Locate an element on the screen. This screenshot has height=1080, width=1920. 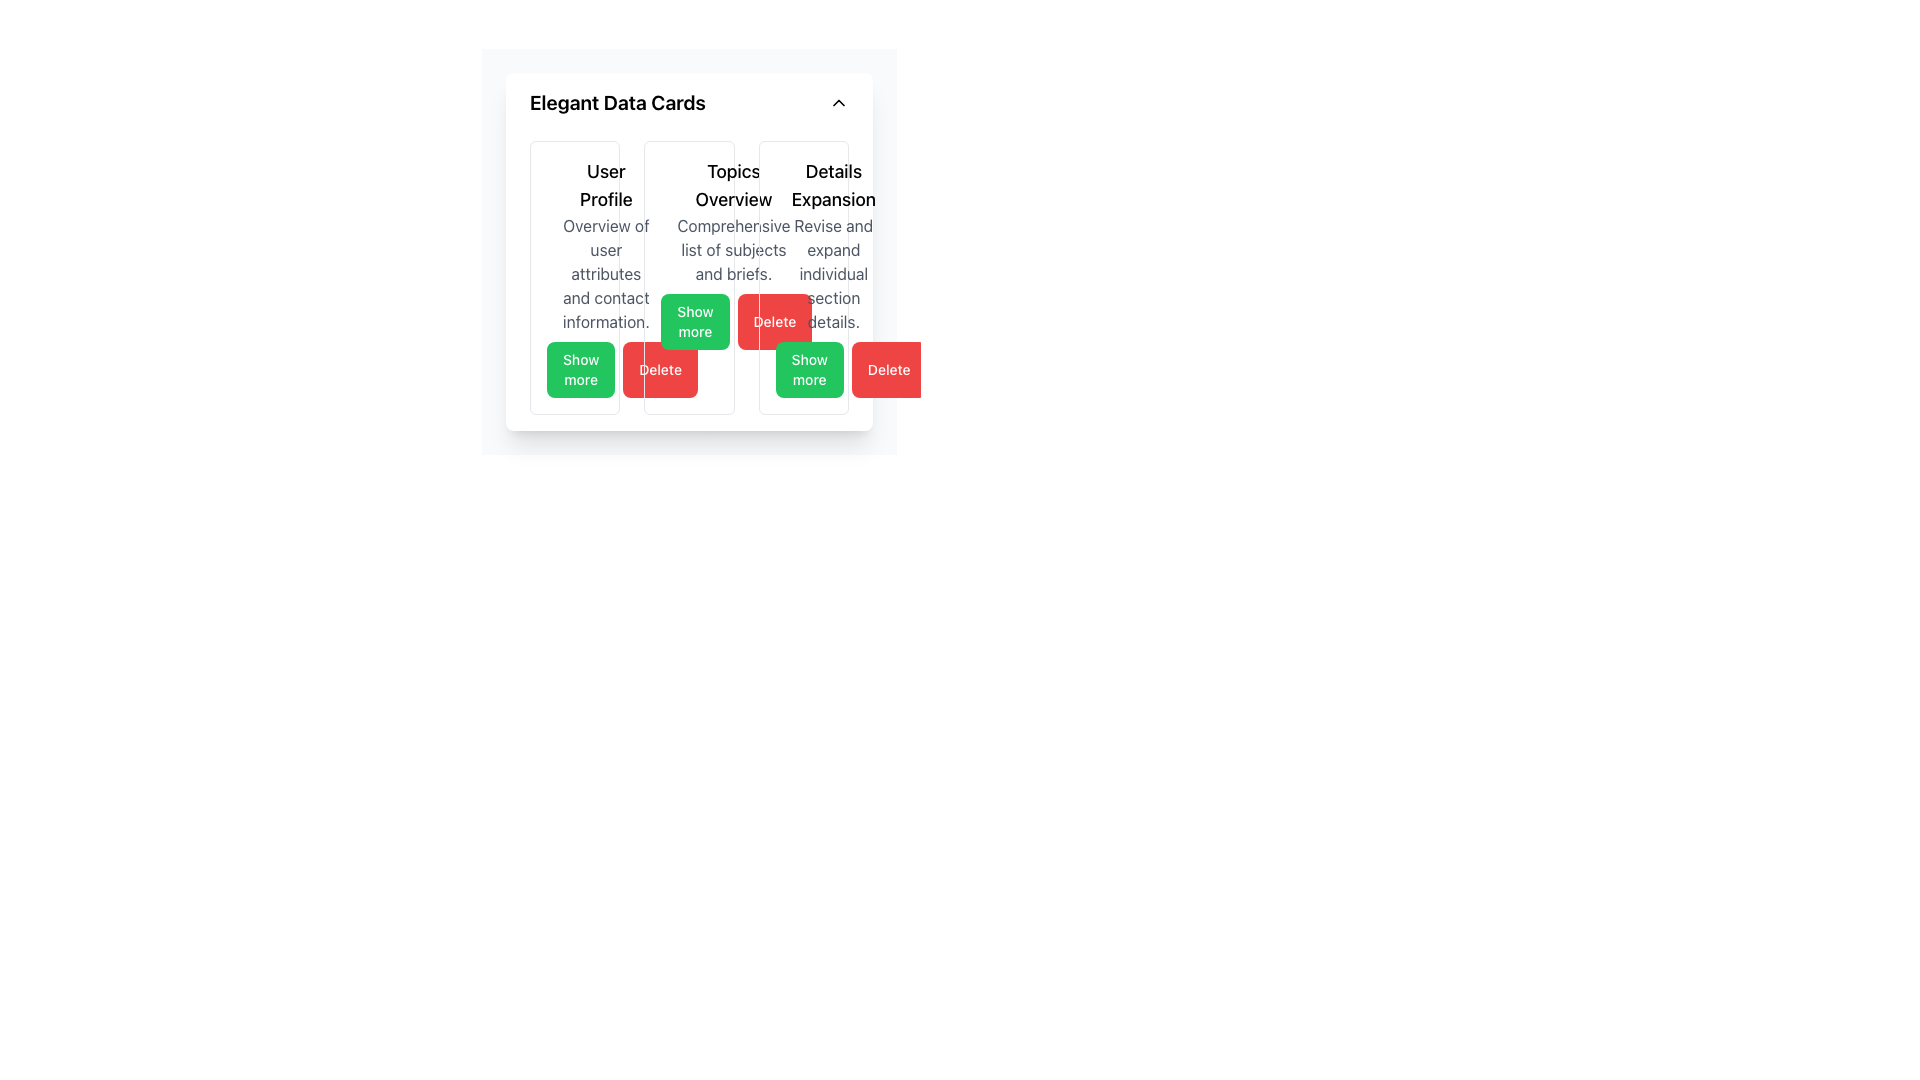
the 'User Profile' text label which is styled in bold and larger font size at the top of the first card layout is located at coordinates (605, 185).